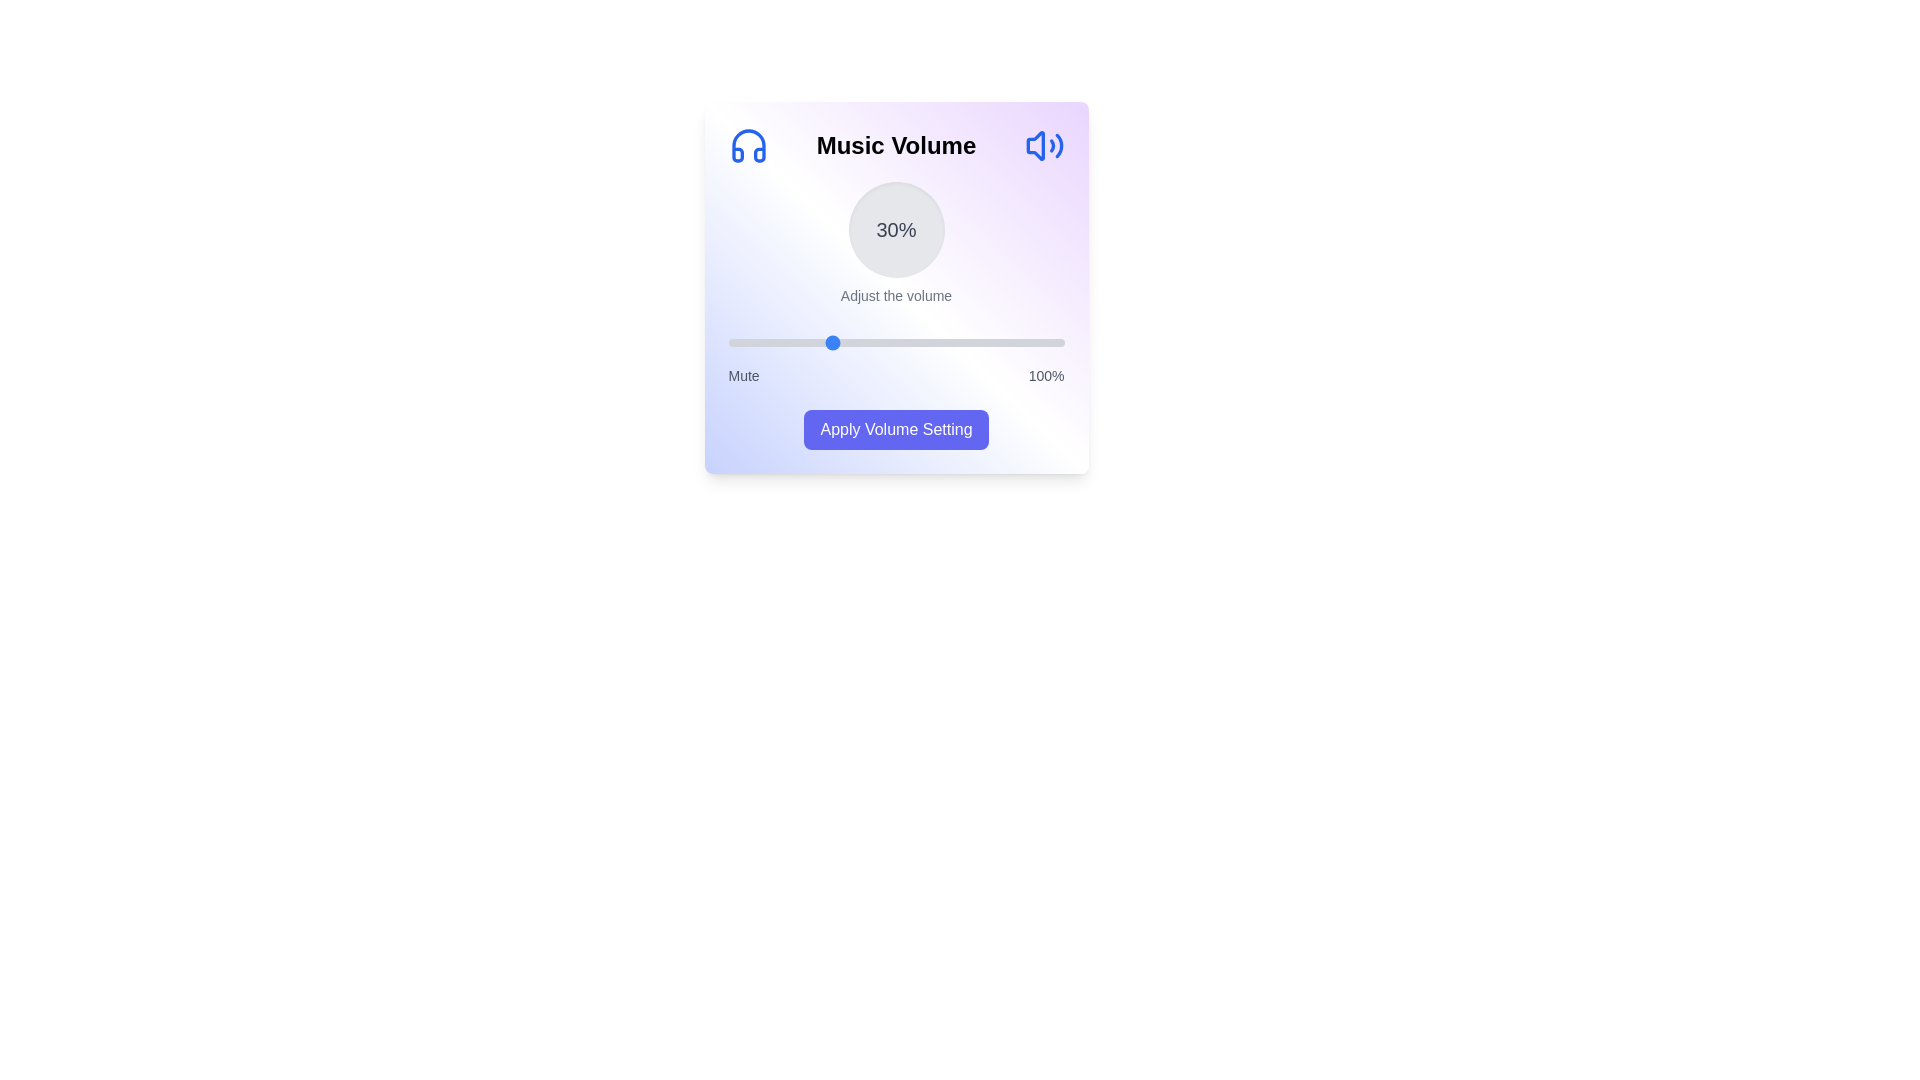 Image resolution: width=1920 pixels, height=1080 pixels. What do you see at coordinates (993, 342) in the screenshot?
I see `the volume slider to 79%` at bounding box center [993, 342].